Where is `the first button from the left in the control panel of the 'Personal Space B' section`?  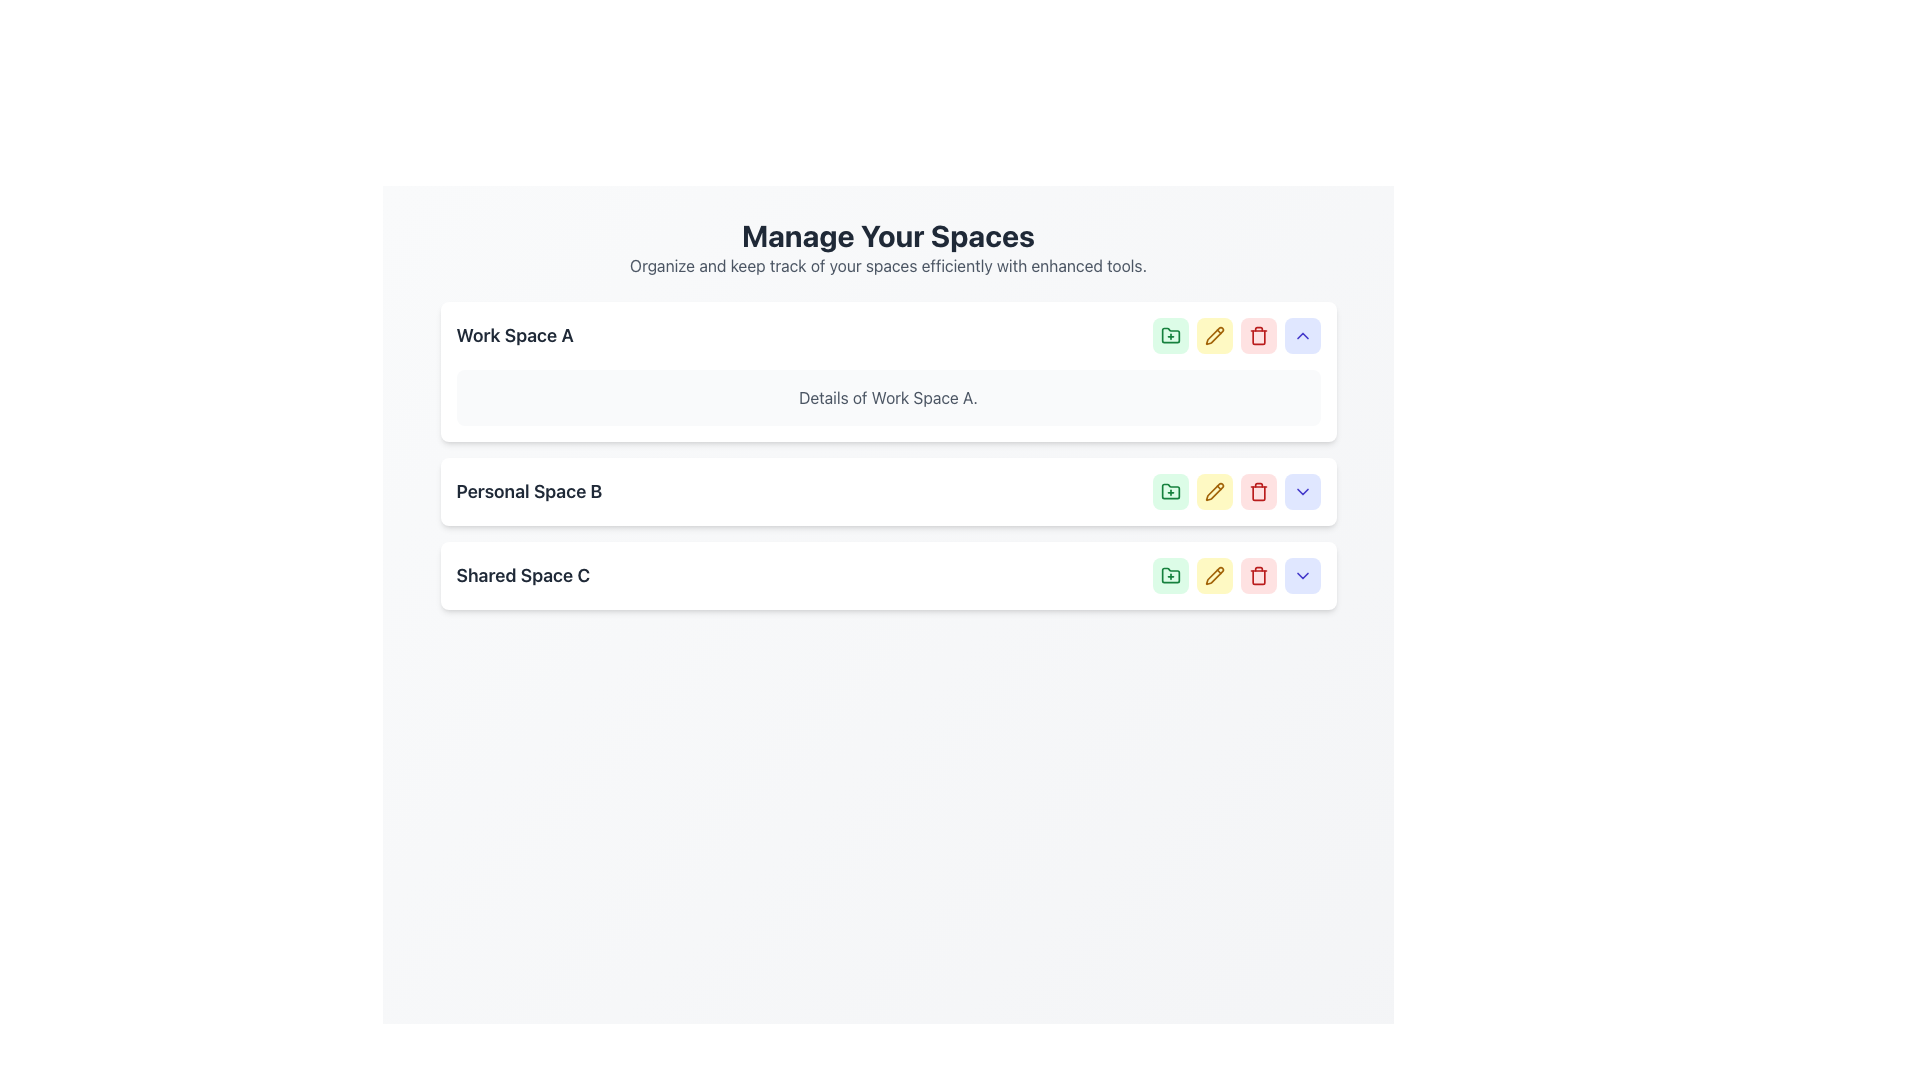 the first button from the left in the control panel of the 'Personal Space B' section is located at coordinates (1170, 492).